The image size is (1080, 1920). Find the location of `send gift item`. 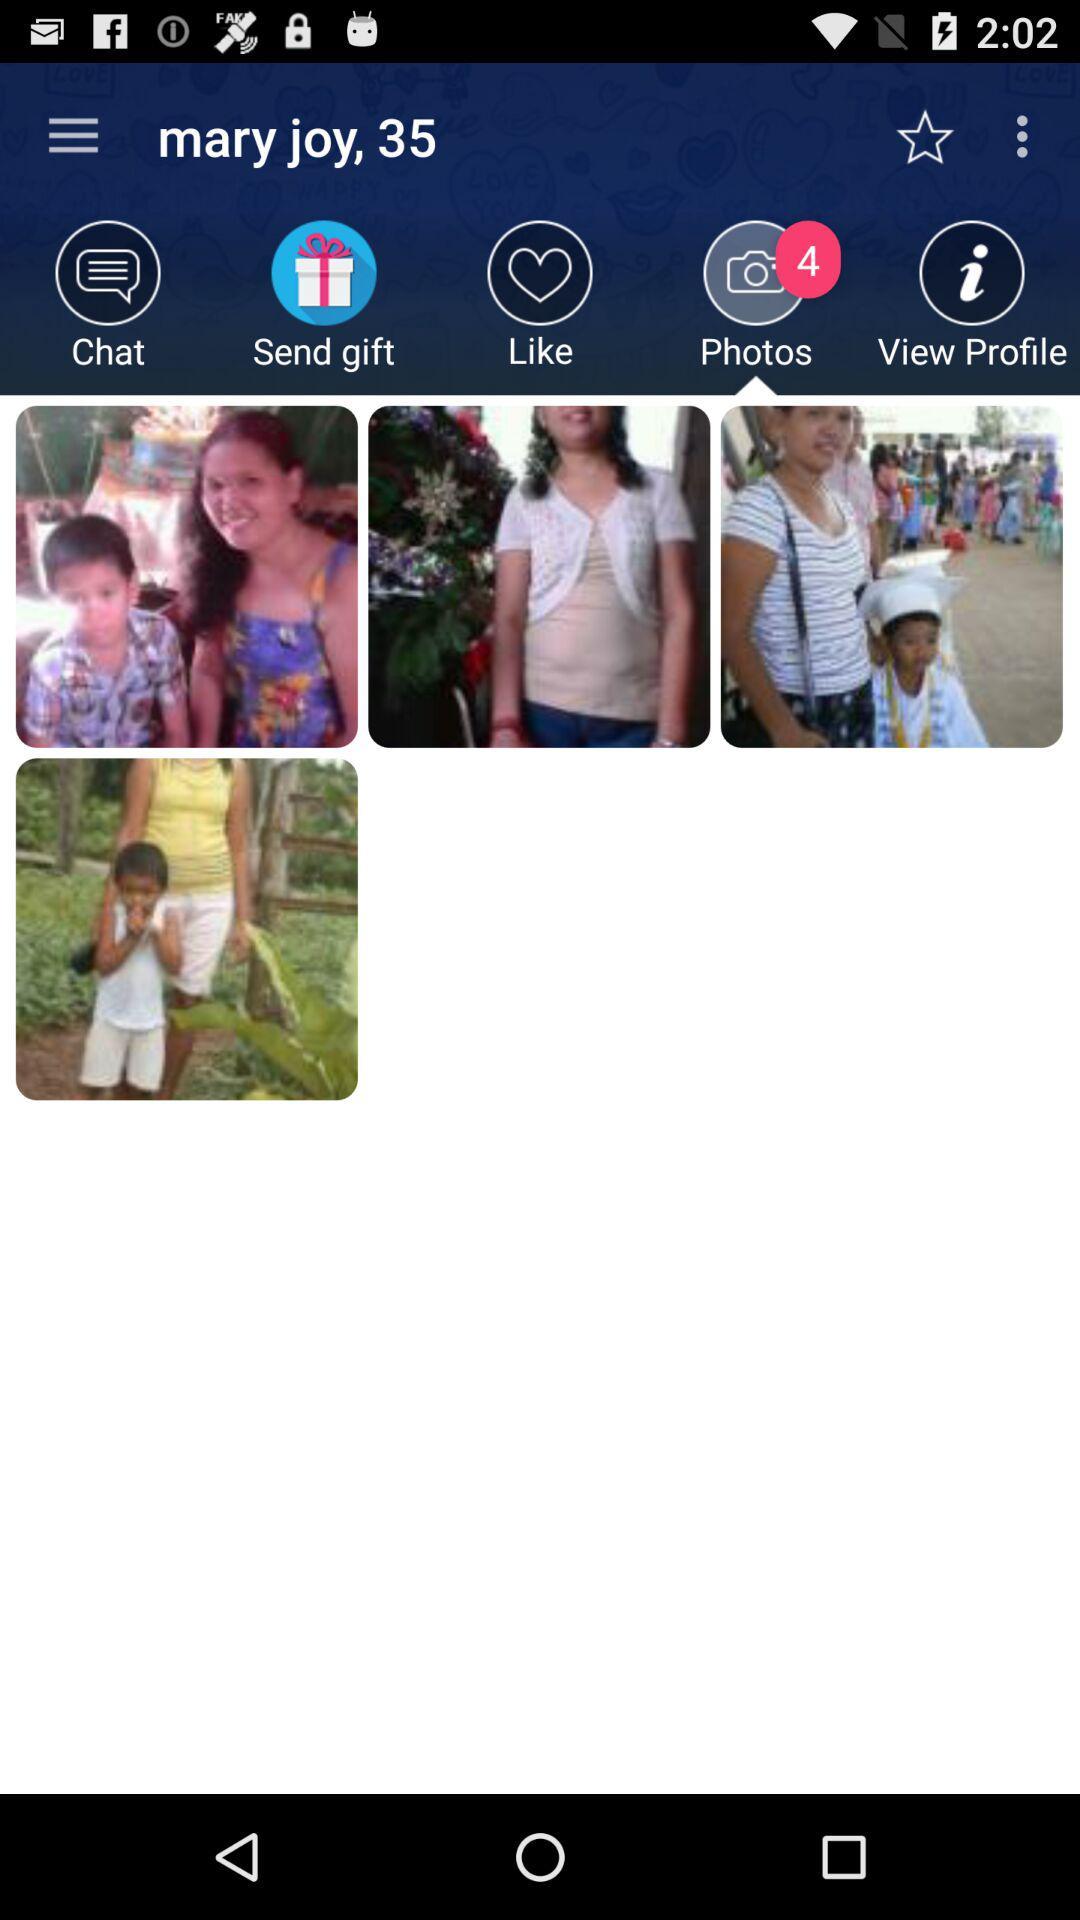

send gift item is located at coordinates (323, 306).